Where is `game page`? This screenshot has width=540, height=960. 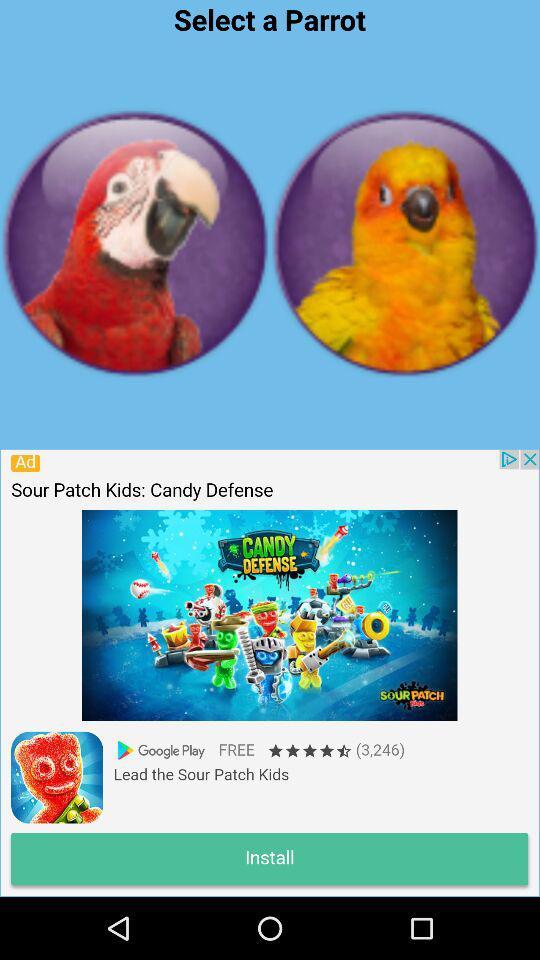 game page is located at coordinates (269, 672).